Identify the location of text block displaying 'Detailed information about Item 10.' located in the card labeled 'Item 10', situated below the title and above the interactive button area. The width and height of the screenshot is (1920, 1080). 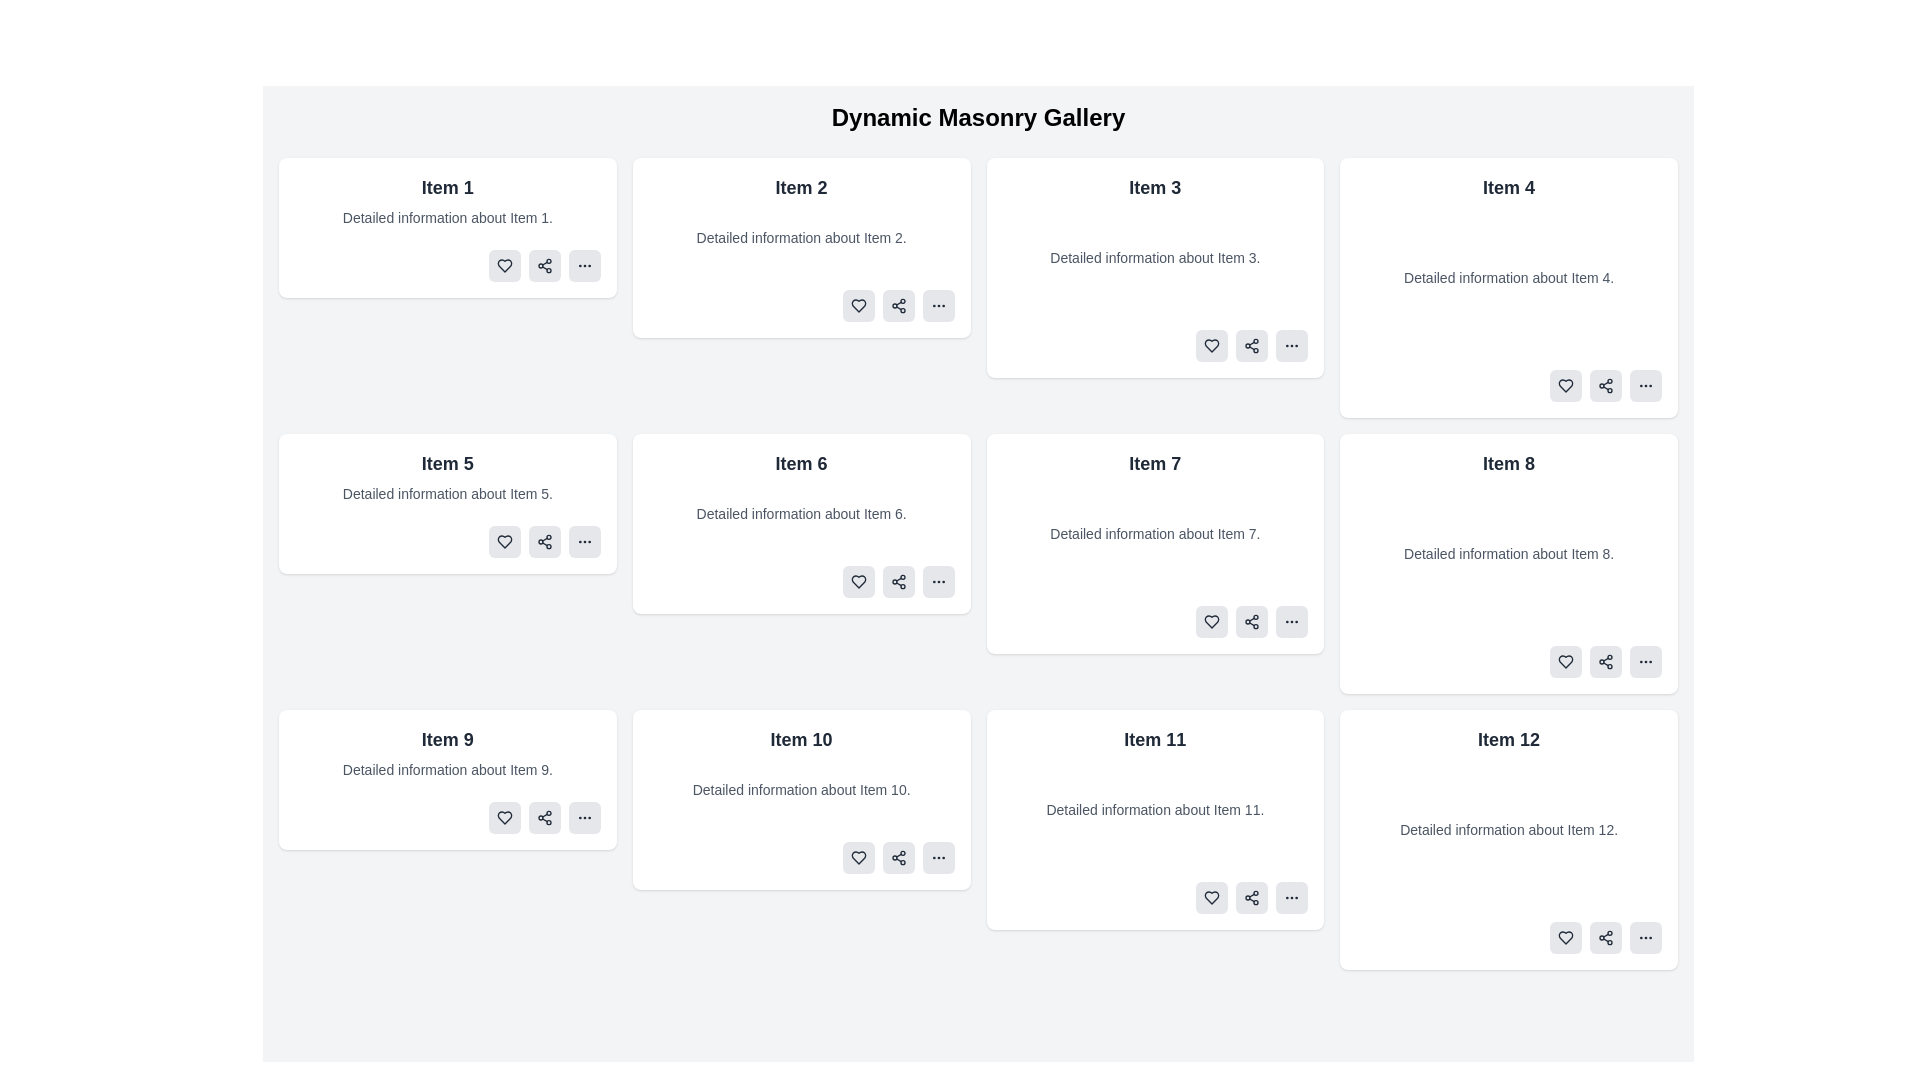
(801, 789).